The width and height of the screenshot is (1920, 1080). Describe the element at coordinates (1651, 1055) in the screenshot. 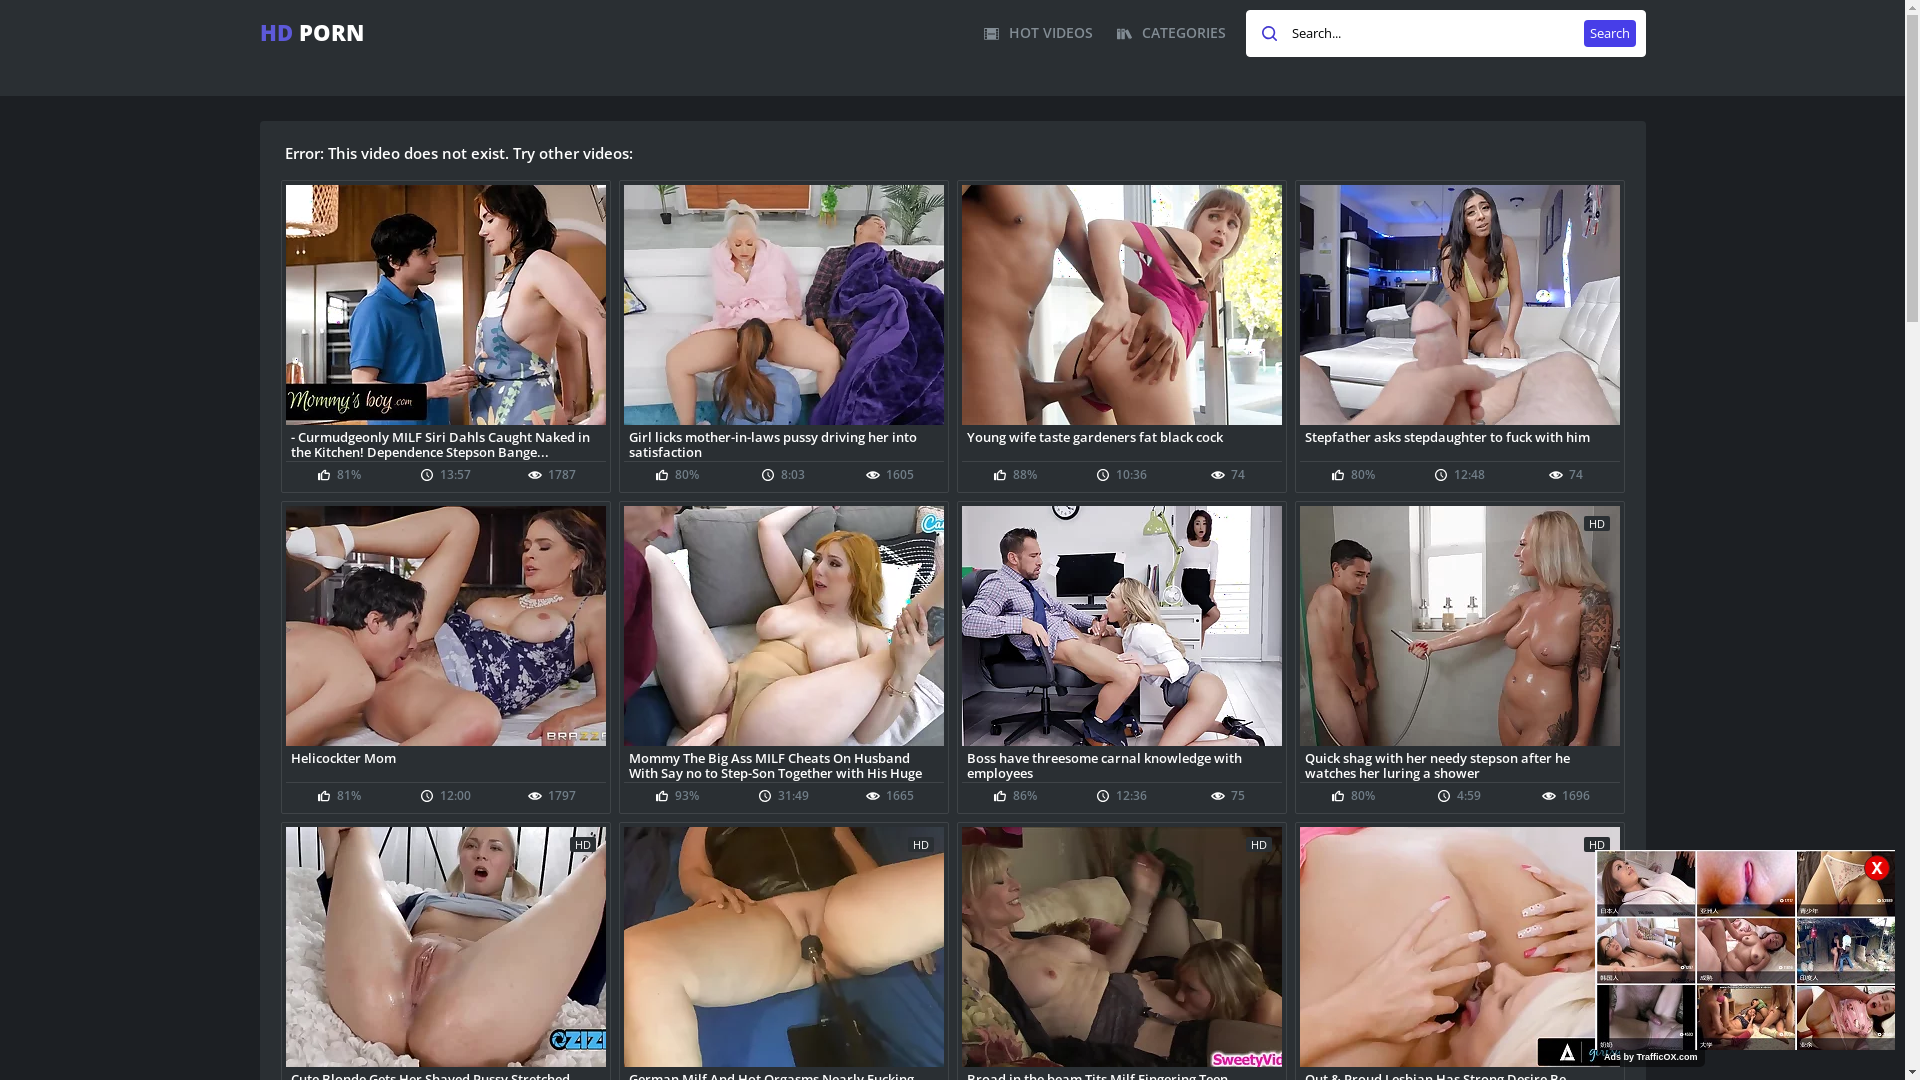

I see `'Ads by TrafficOX.com'` at that location.